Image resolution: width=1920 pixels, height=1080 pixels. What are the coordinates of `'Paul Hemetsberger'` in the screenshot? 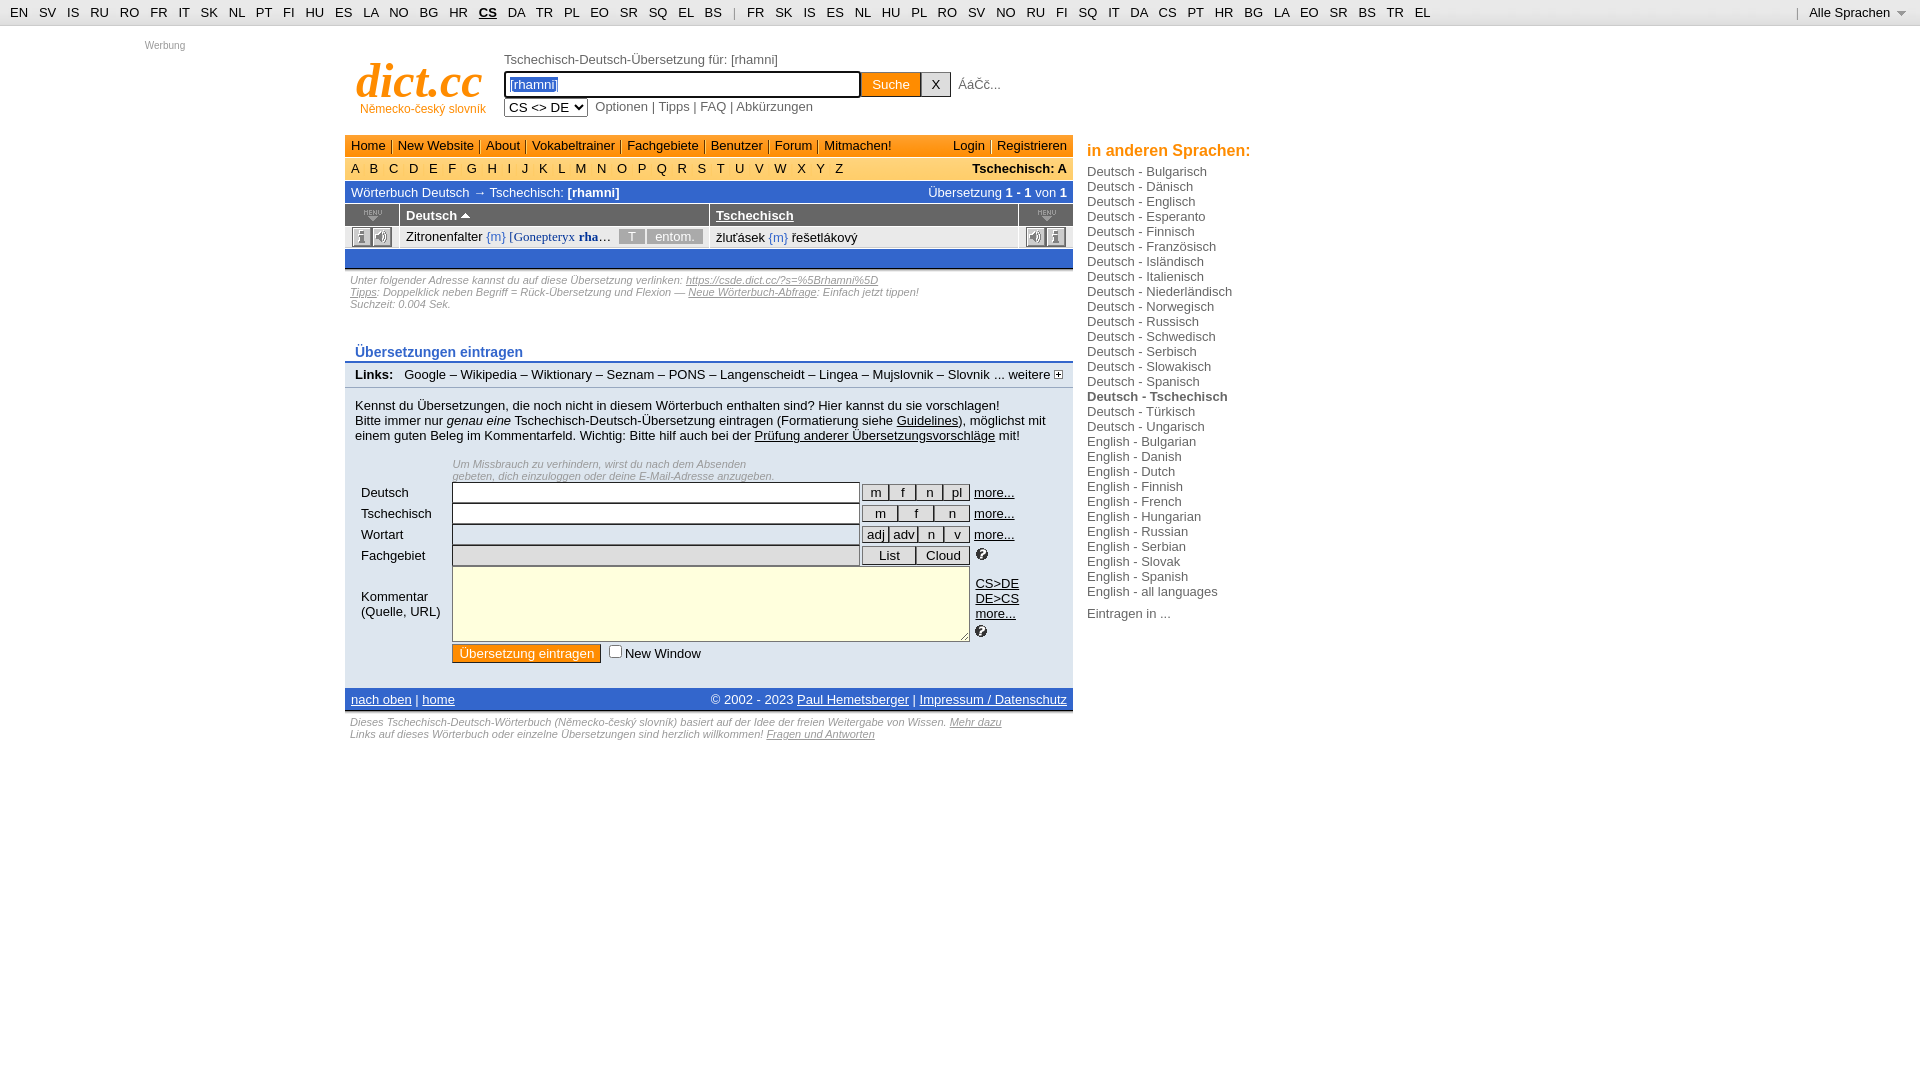 It's located at (795, 698).